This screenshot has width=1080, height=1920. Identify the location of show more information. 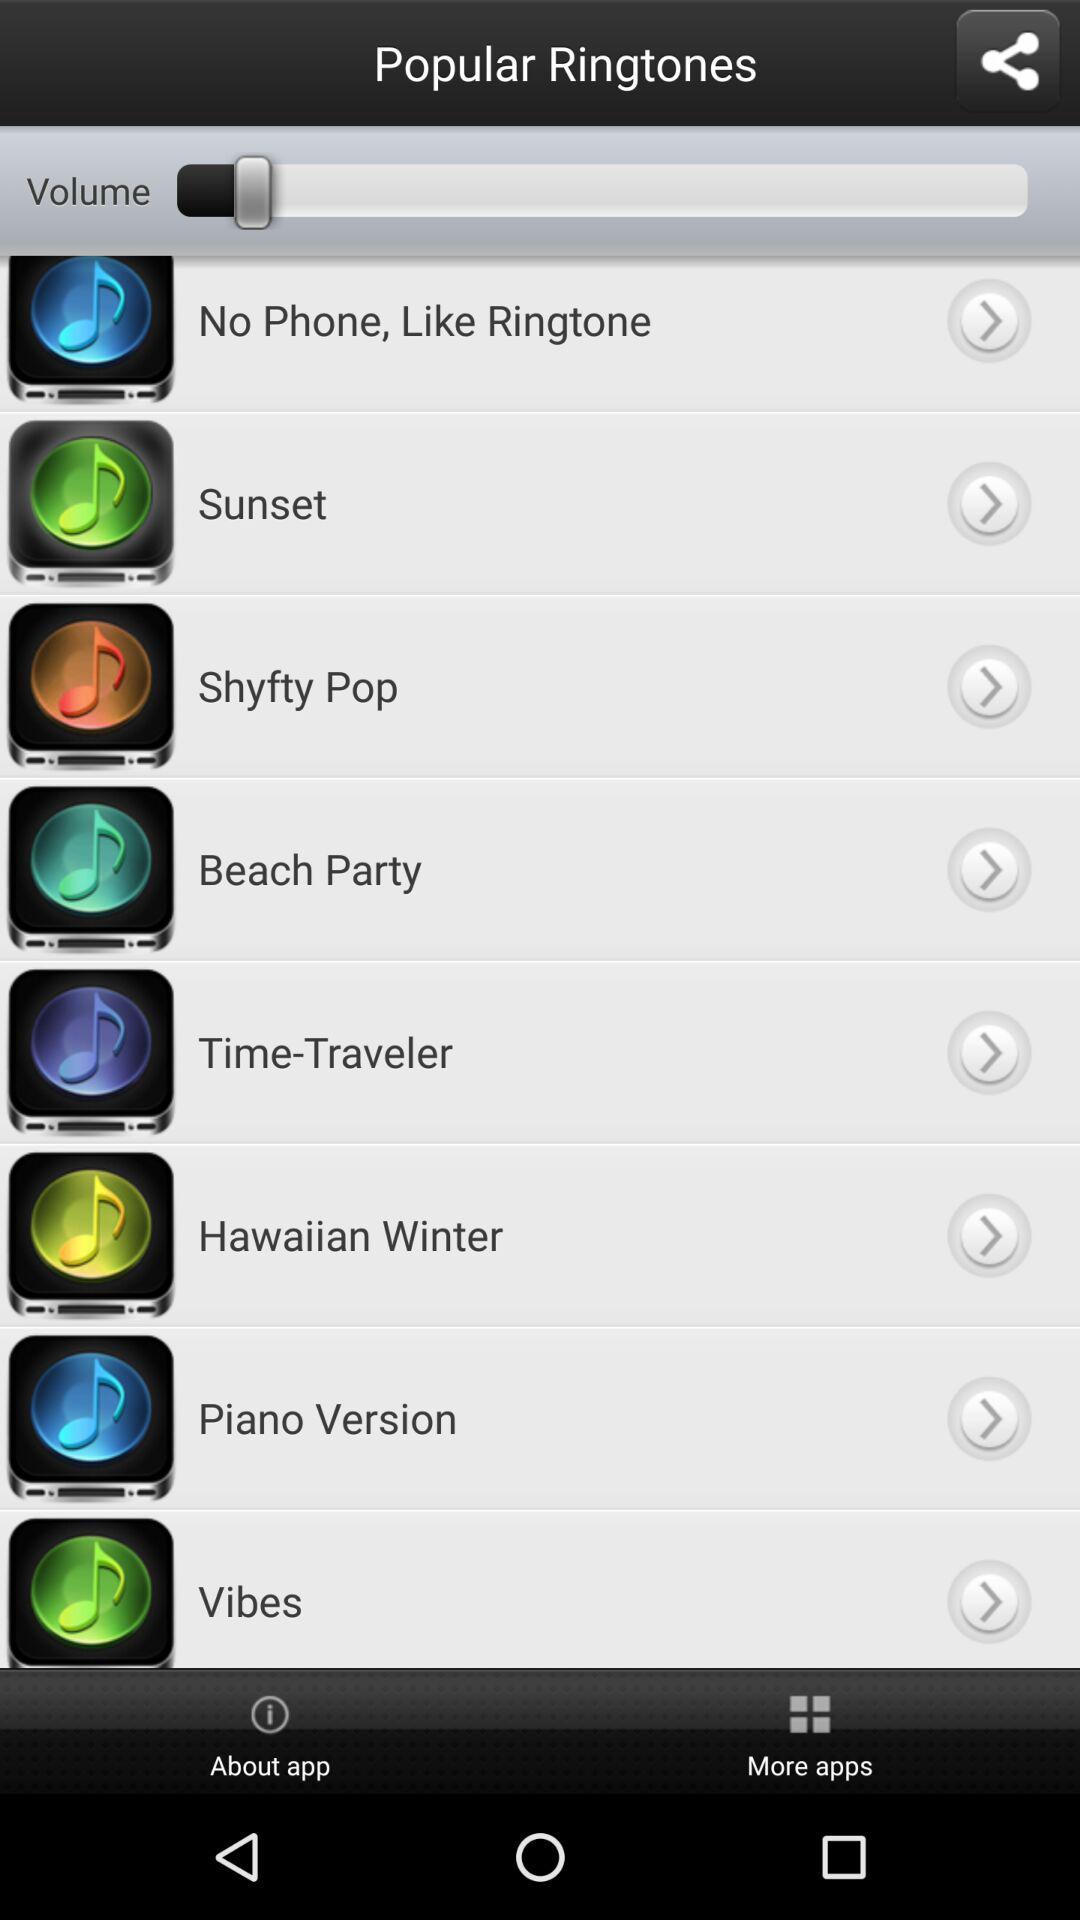
(987, 868).